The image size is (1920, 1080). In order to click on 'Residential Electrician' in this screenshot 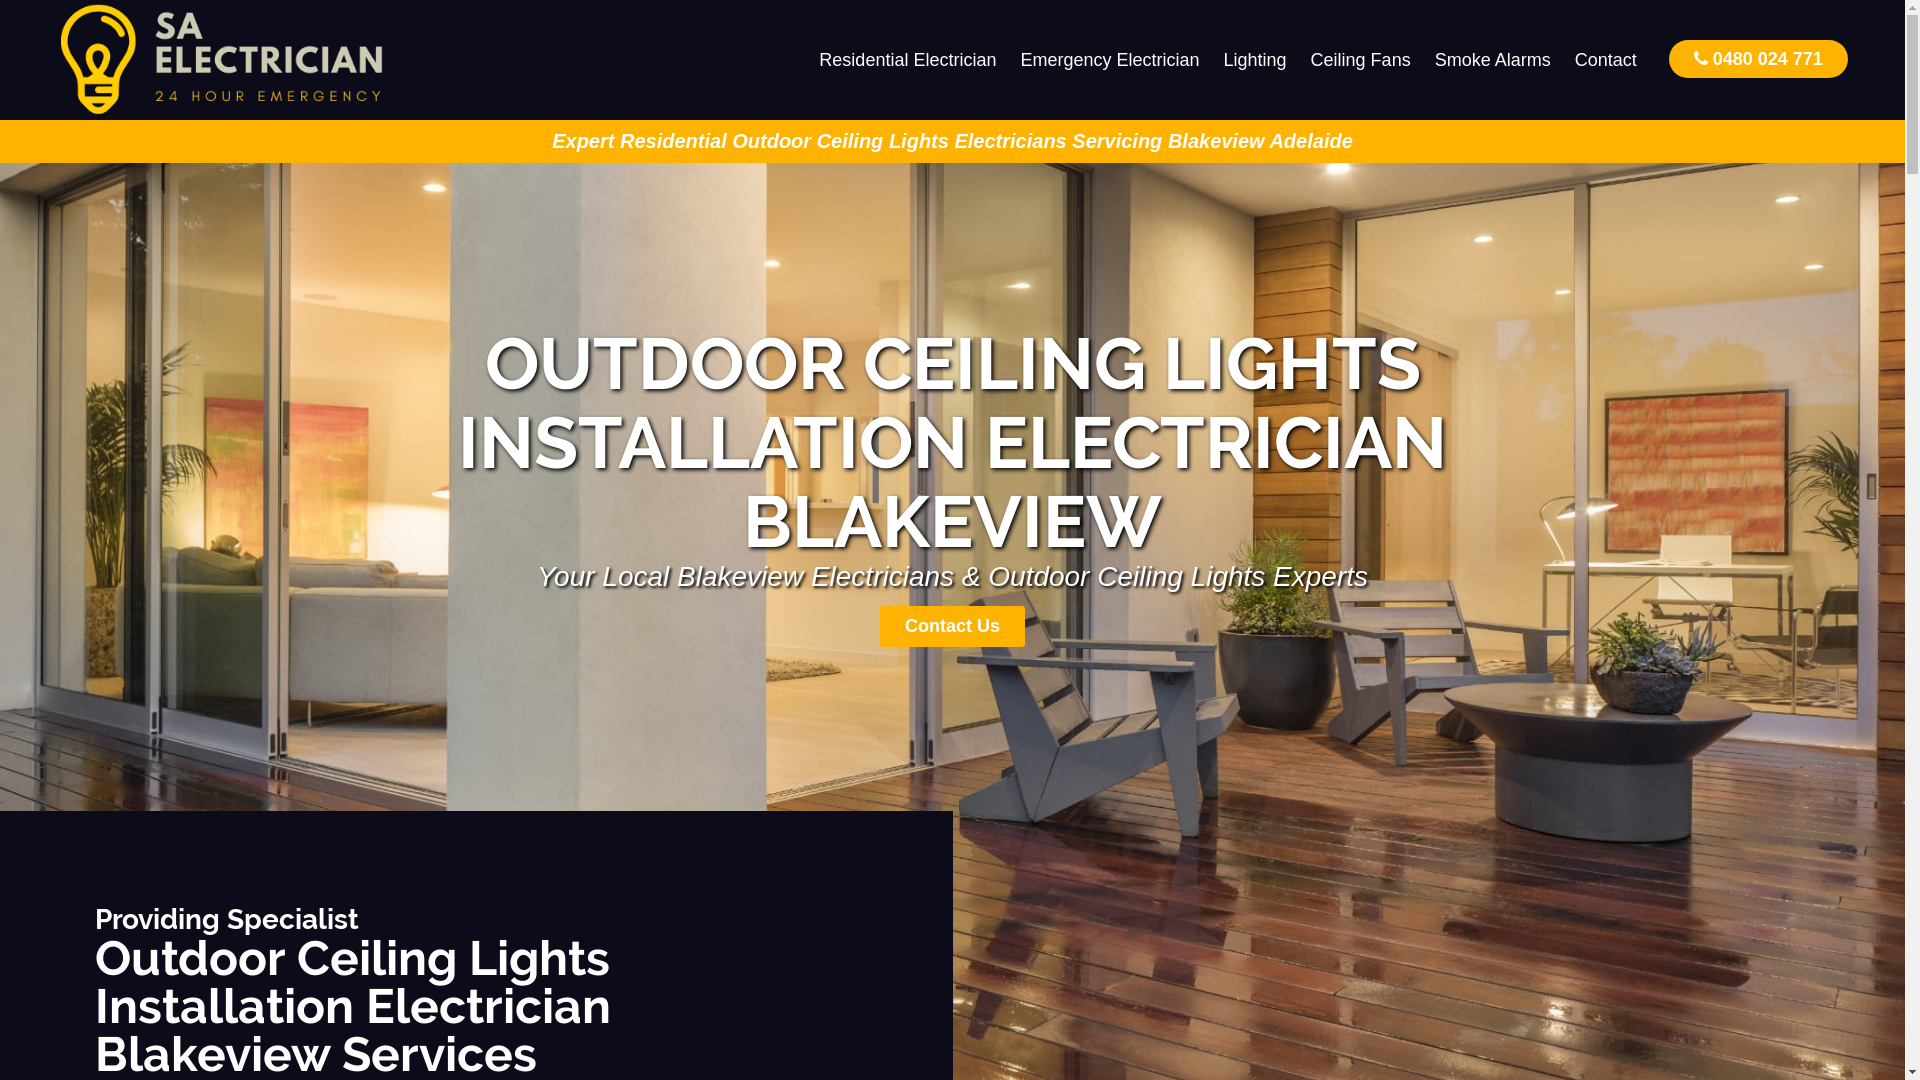, I will do `click(806, 59)`.